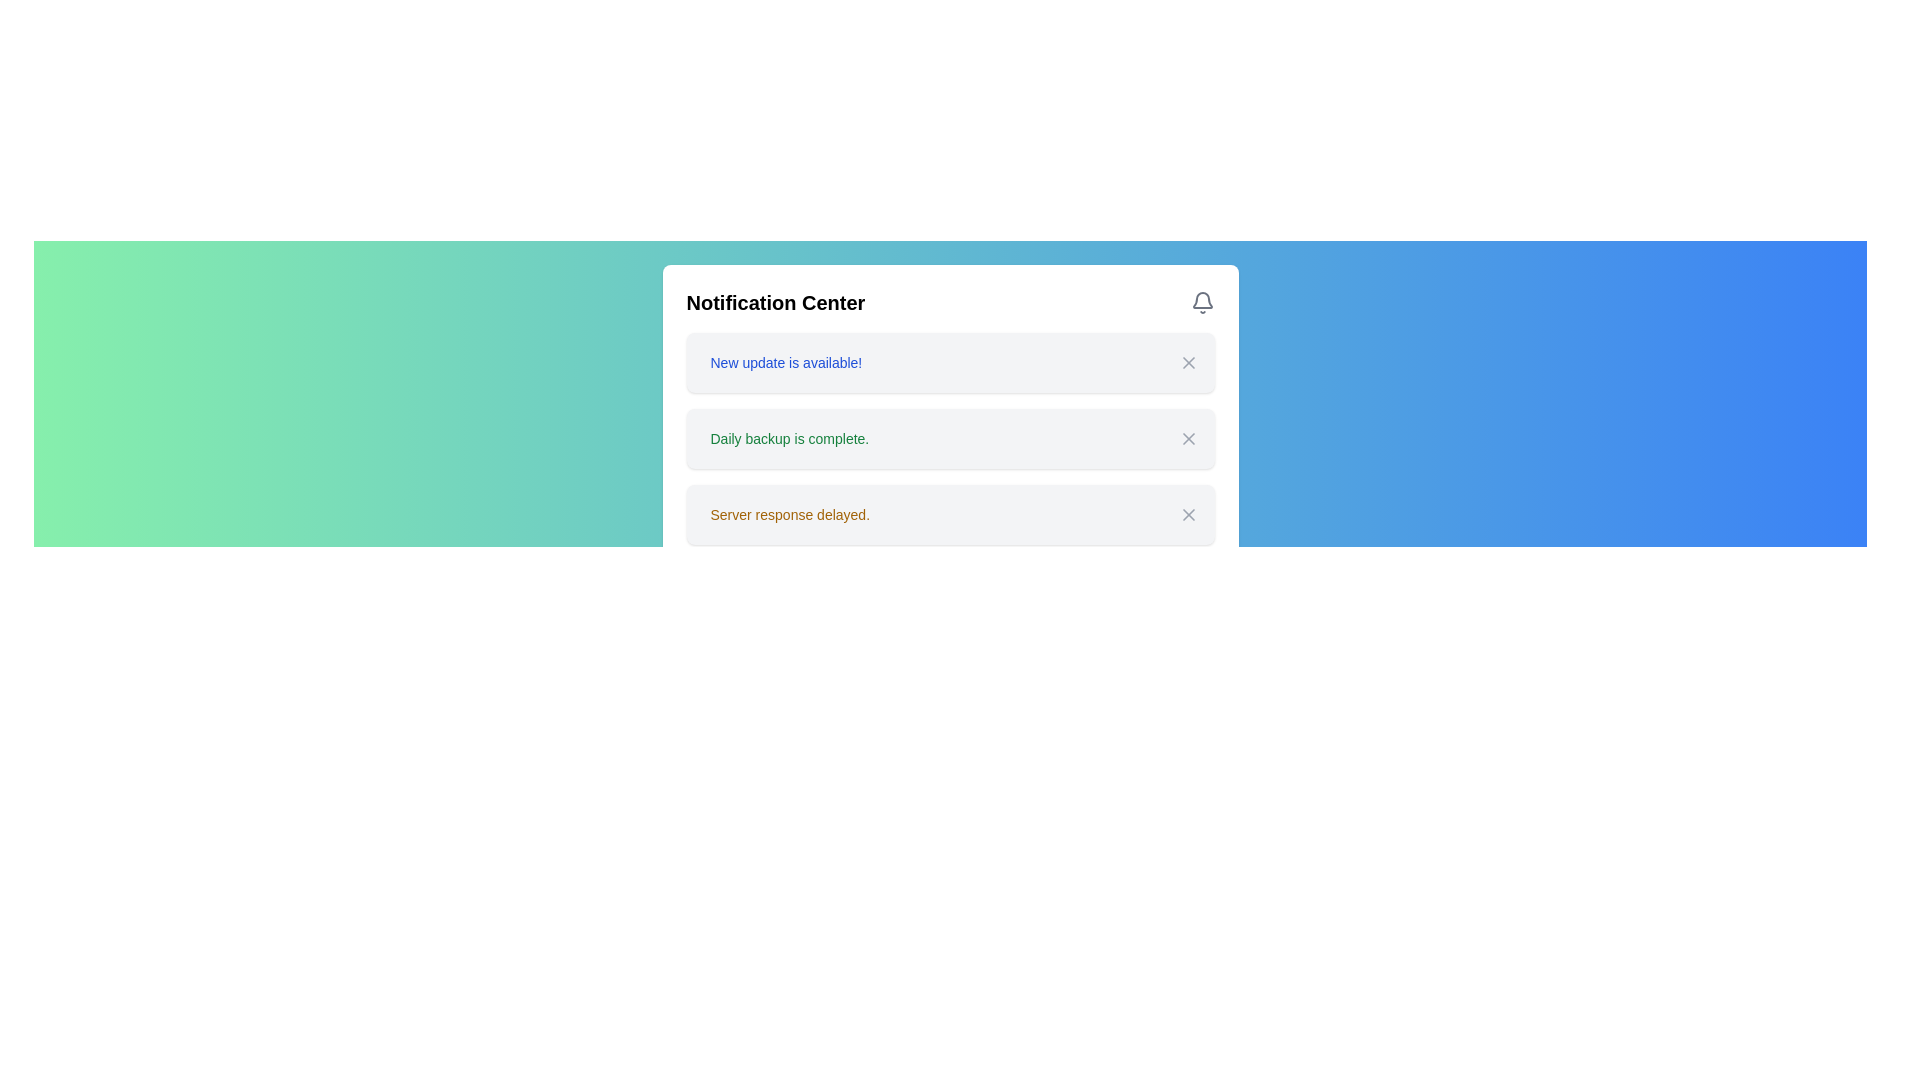 The height and width of the screenshot is (1080, 1920). What do you see at coordinates (1188, 514) in the screenshot?
I see `the Close Button icon located to the right of the 'Server response delayed.' notification` at bounding box center [1188, 514].